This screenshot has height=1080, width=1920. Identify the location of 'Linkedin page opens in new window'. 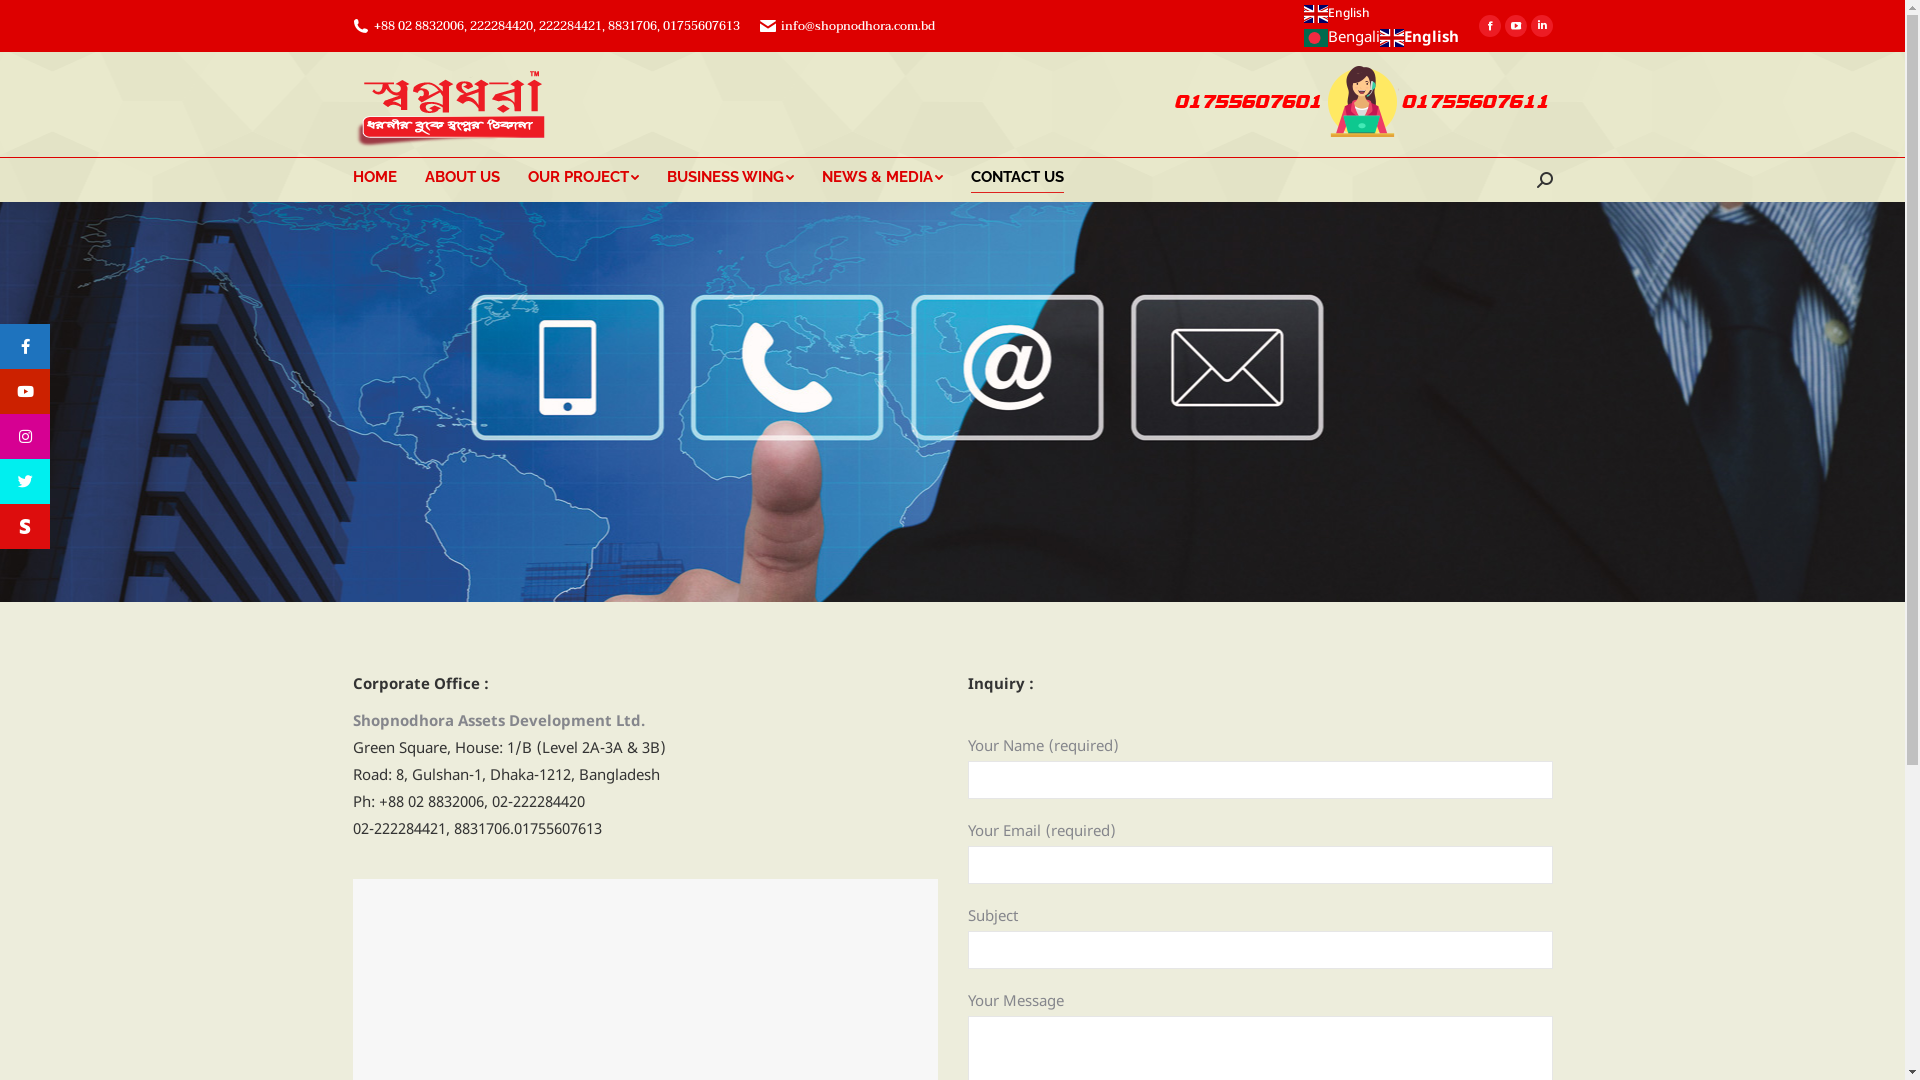
(1539, 26).